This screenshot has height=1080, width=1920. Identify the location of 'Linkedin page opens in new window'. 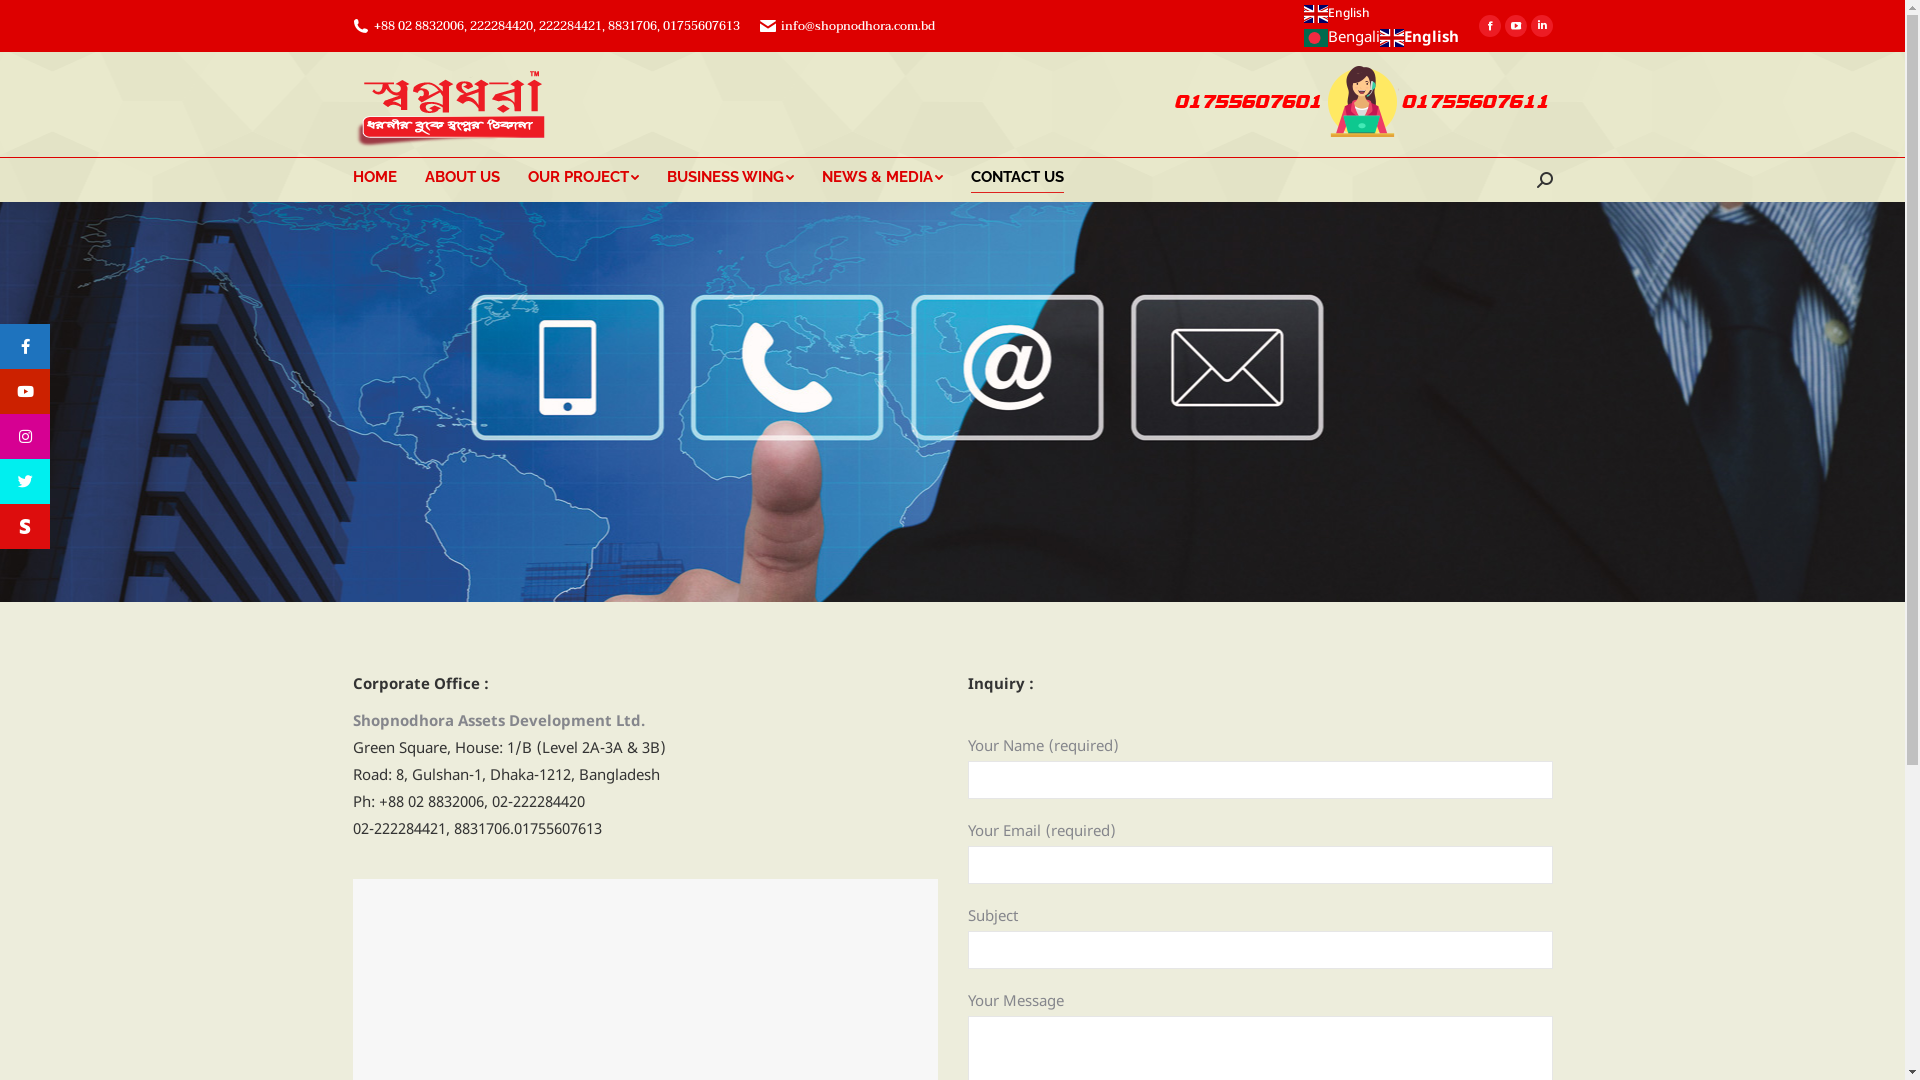
(1539, 26).